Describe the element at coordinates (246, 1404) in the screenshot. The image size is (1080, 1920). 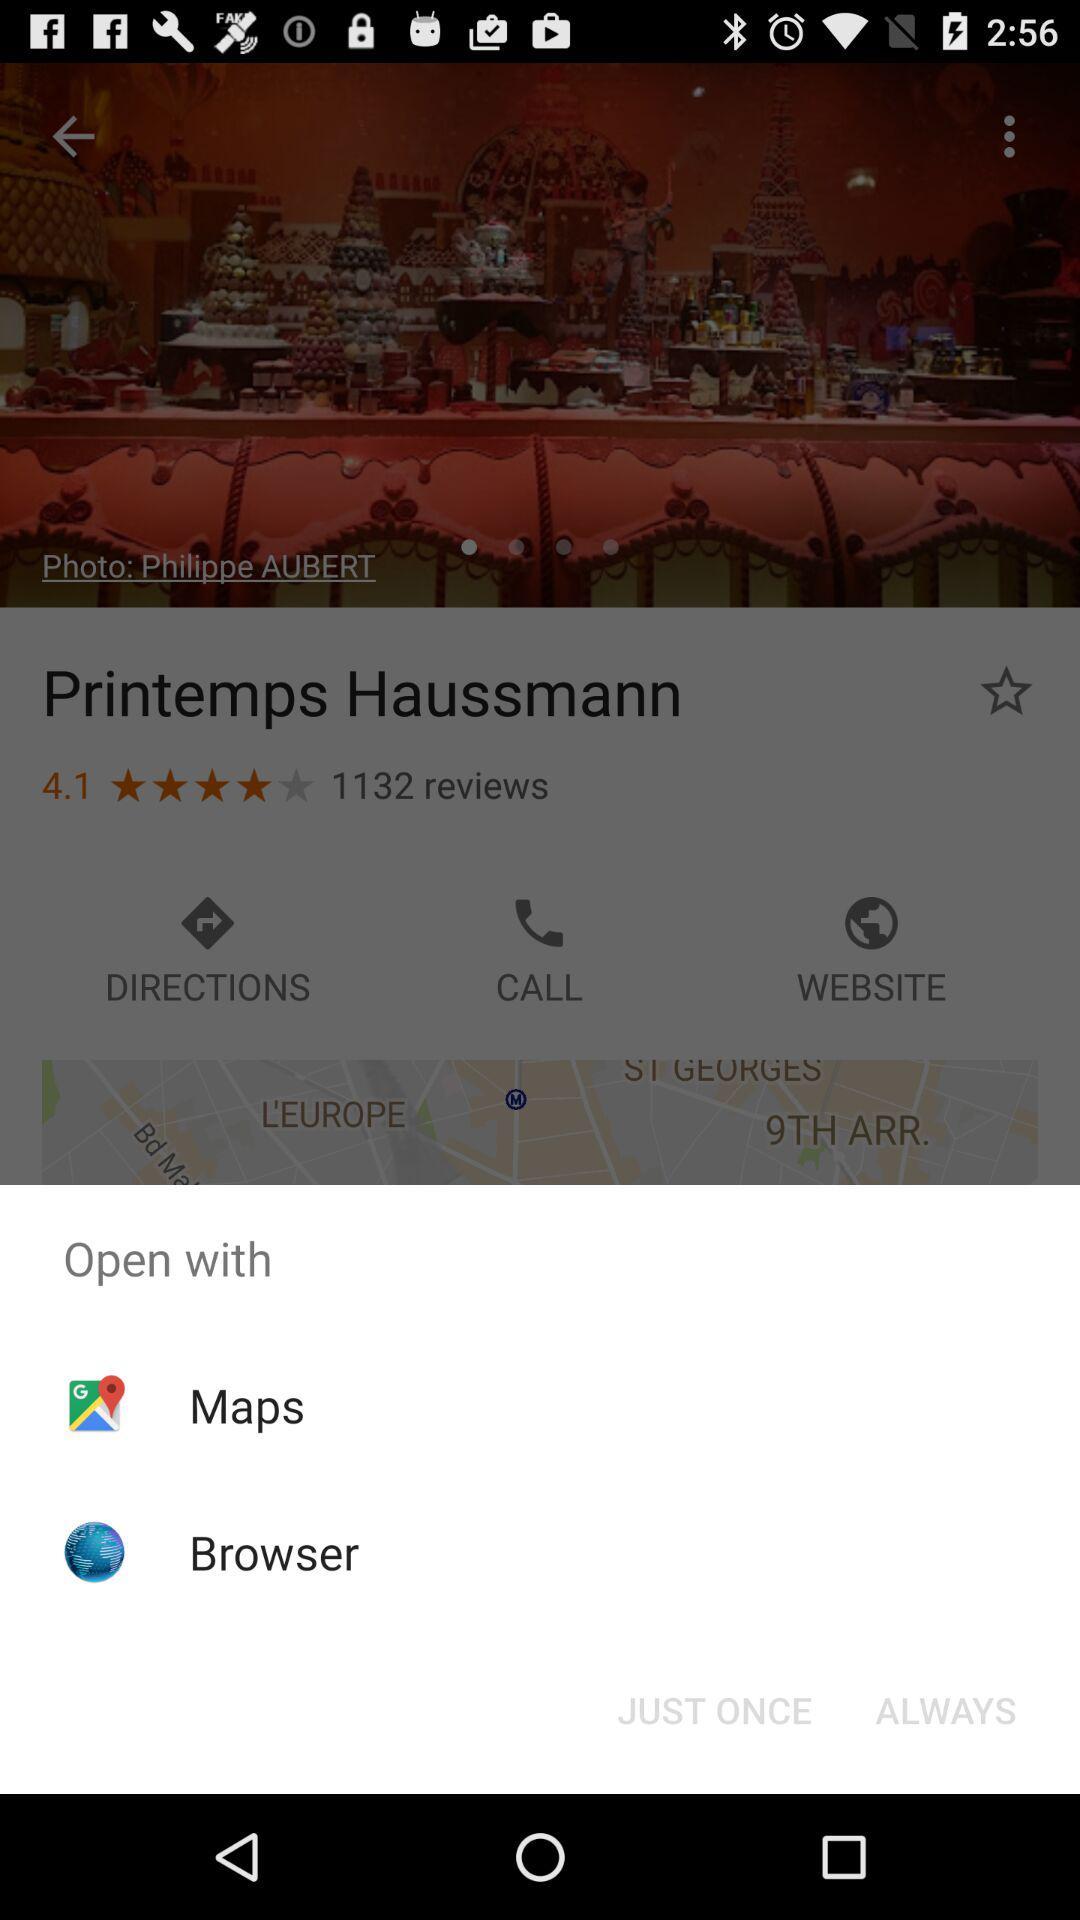
I see `the icon below the open with app` at that location.